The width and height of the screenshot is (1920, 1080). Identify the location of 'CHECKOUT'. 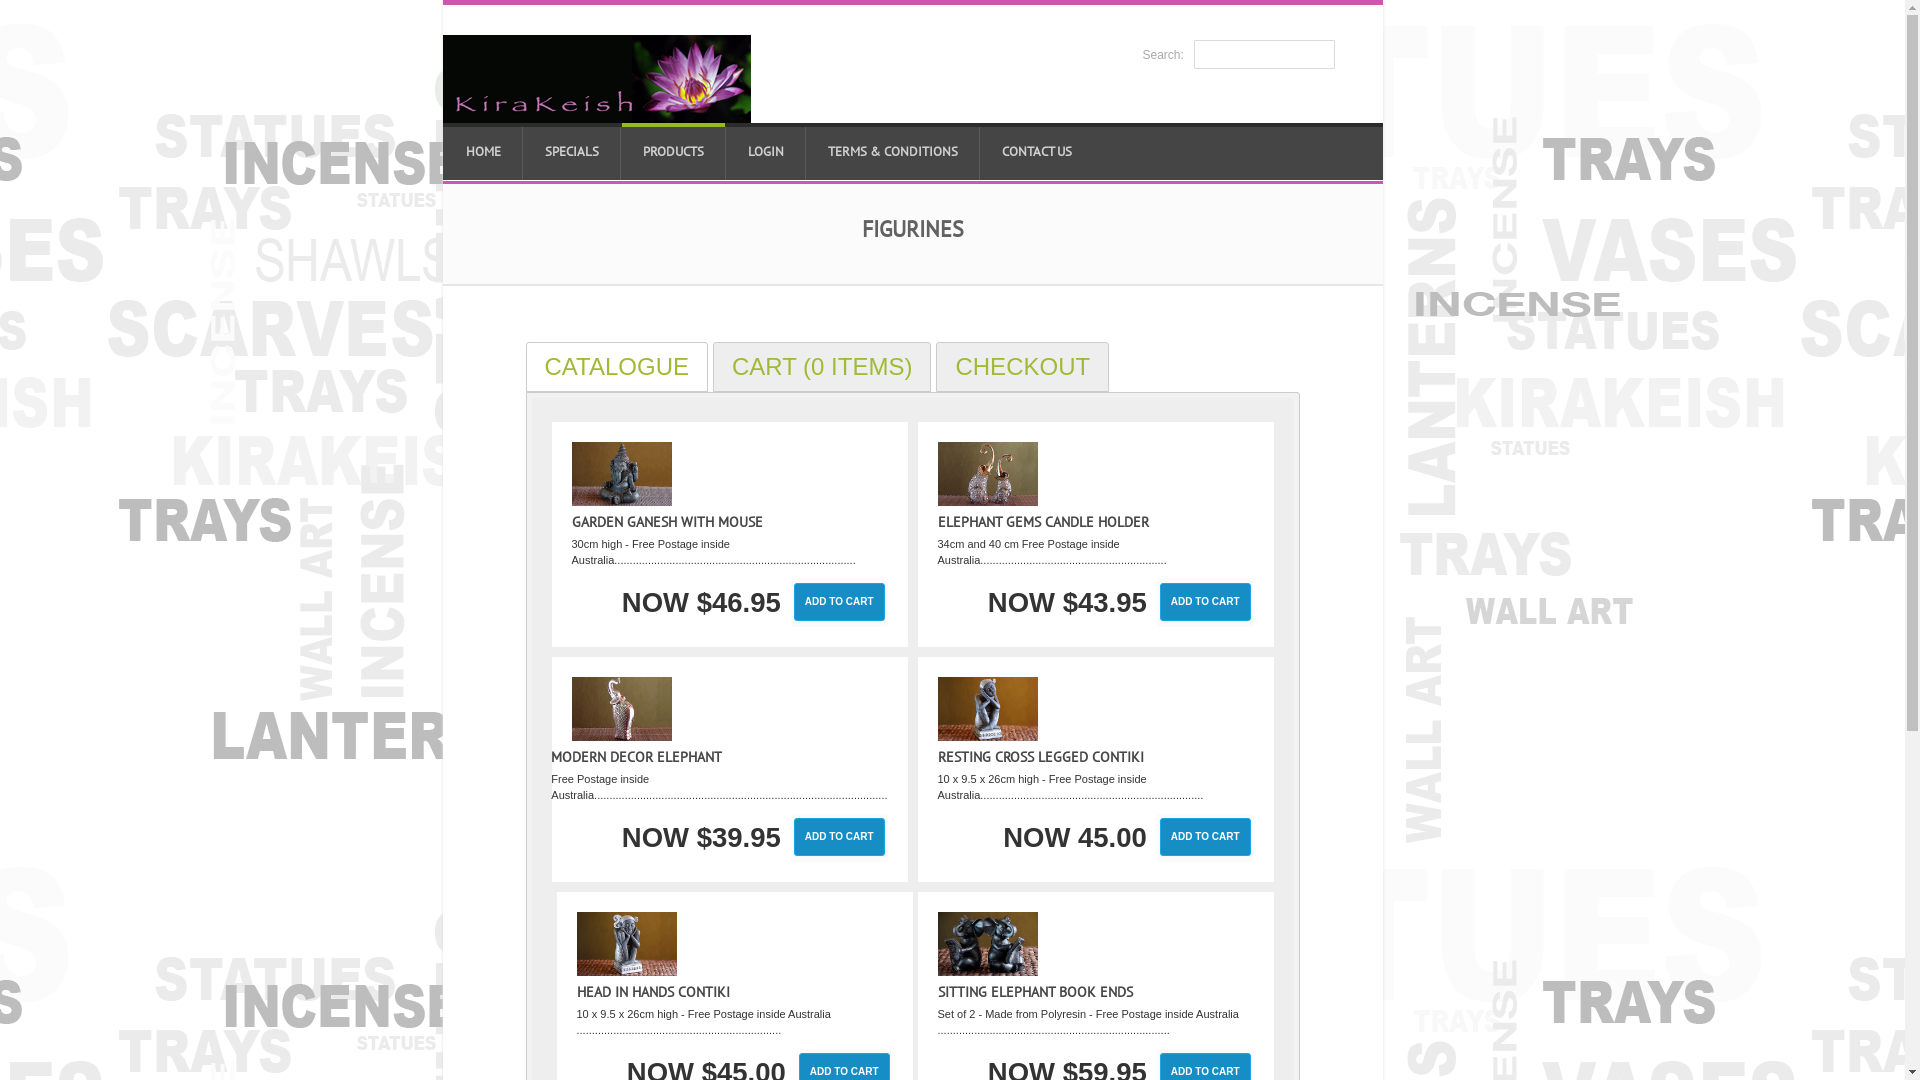
(1022, 366).